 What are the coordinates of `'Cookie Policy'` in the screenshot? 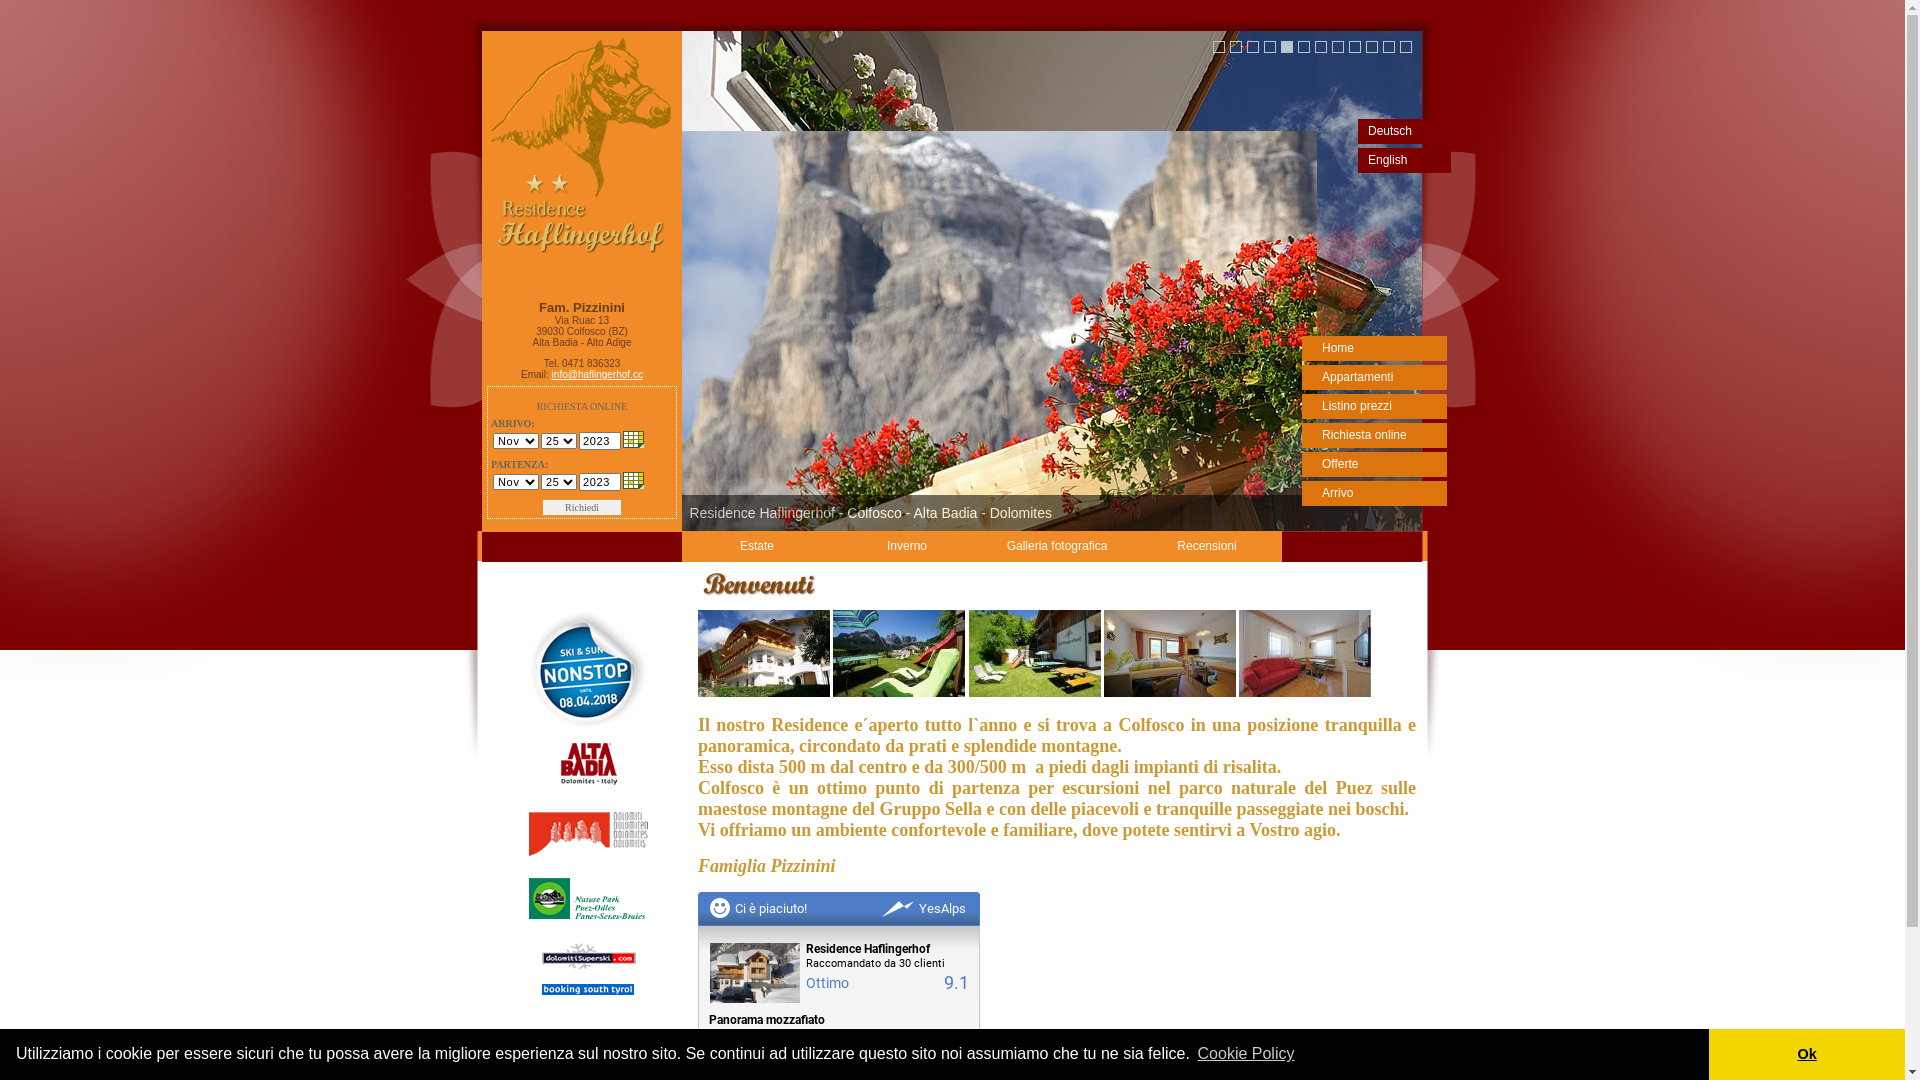 It's located at (1194, 1052).